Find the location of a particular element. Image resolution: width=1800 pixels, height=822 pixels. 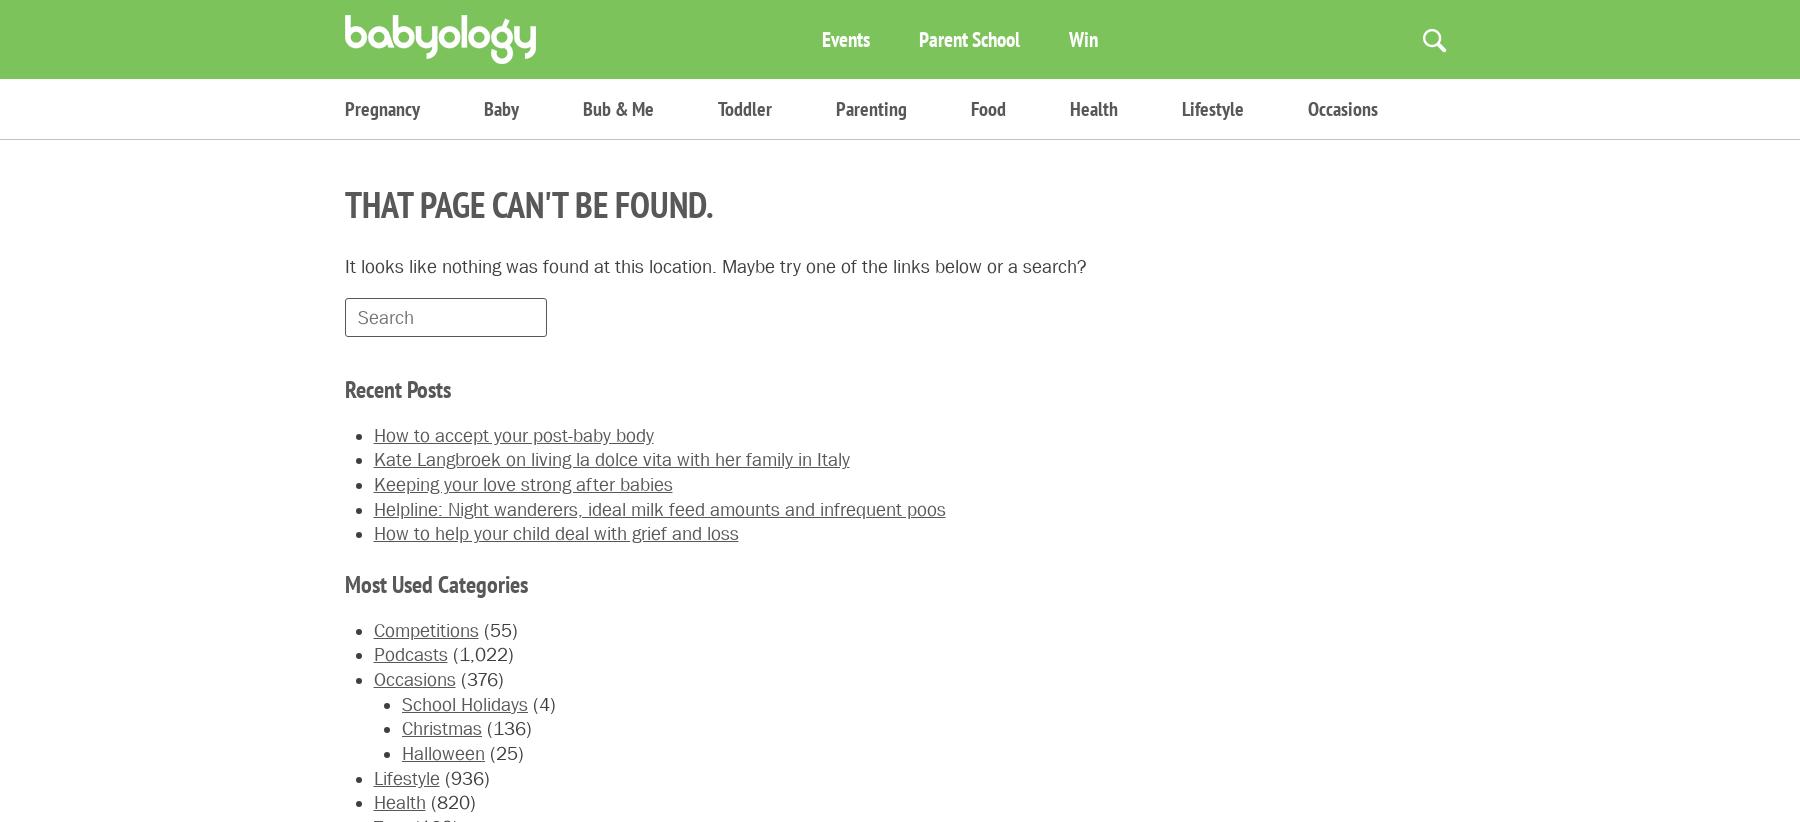

'Events' is located at coordinates (822, 37).